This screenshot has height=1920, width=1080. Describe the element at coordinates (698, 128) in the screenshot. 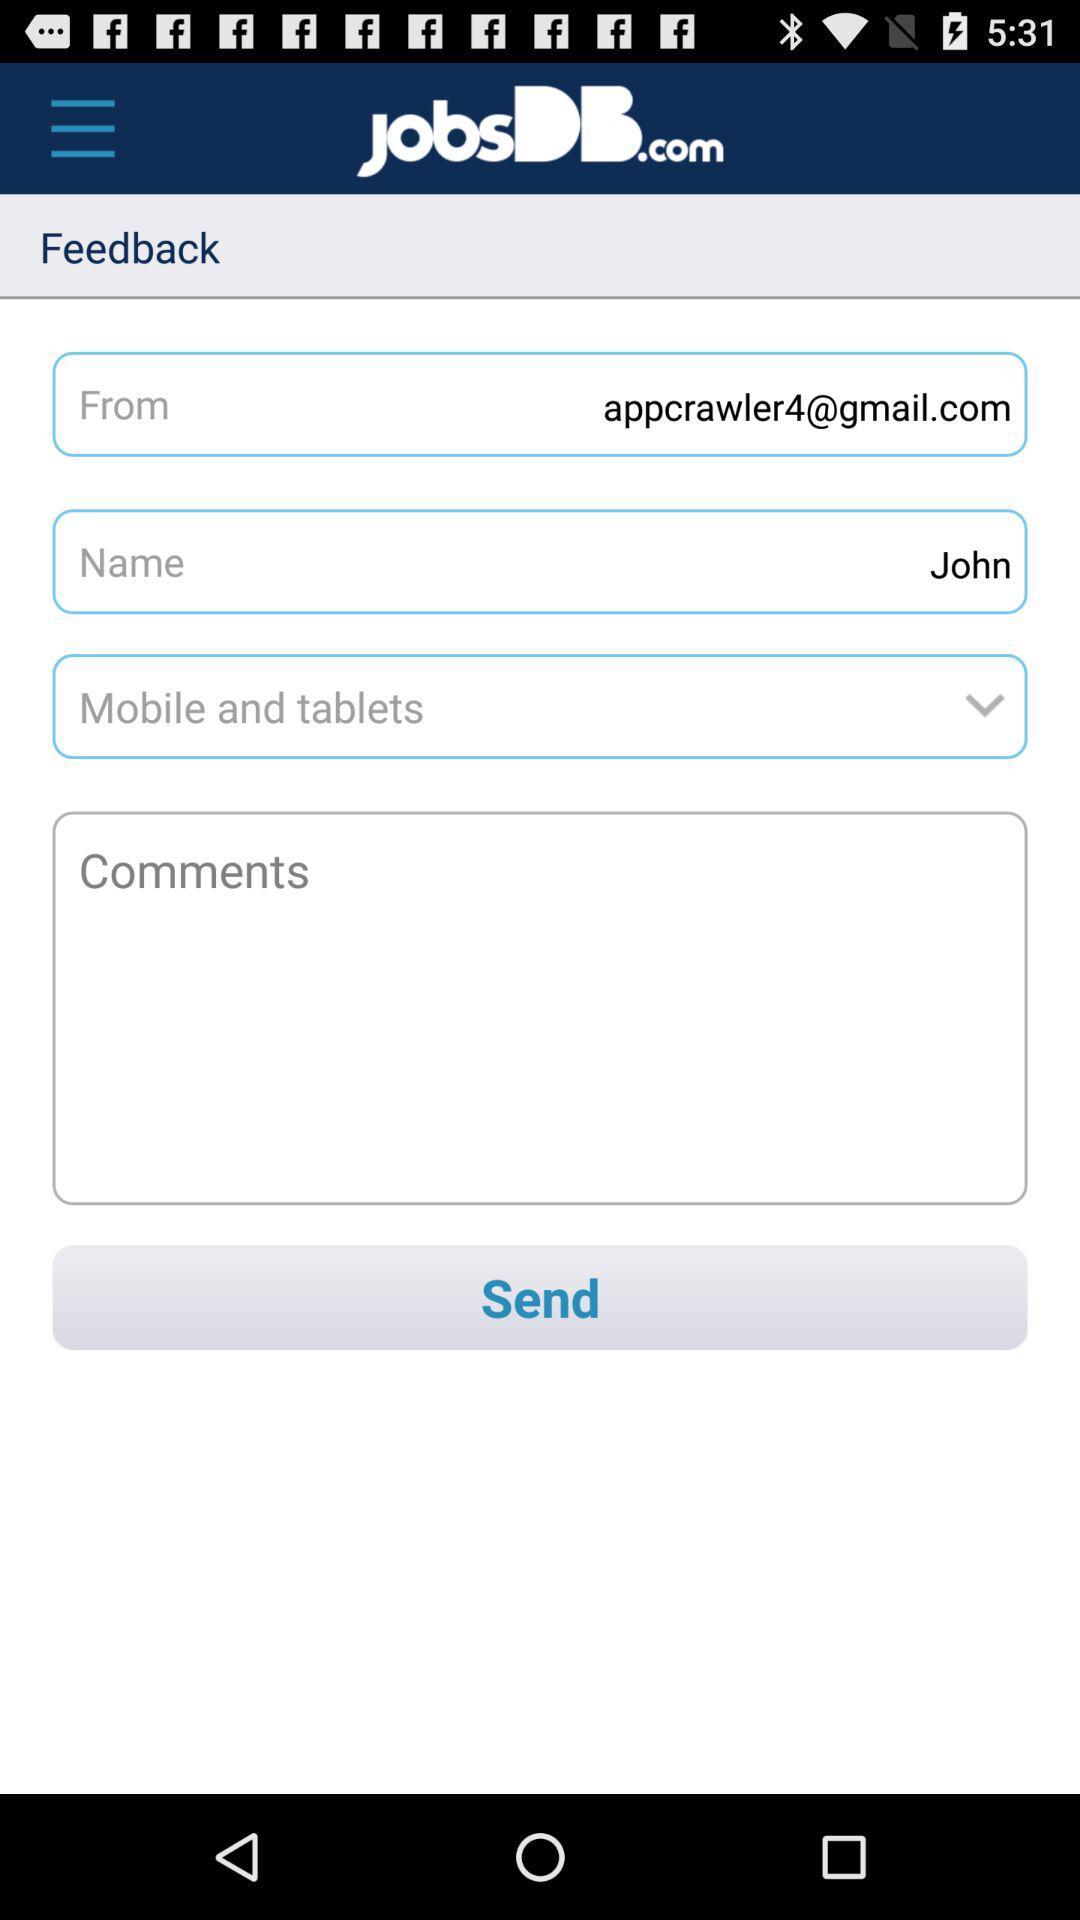

I see `the text com` at that location.